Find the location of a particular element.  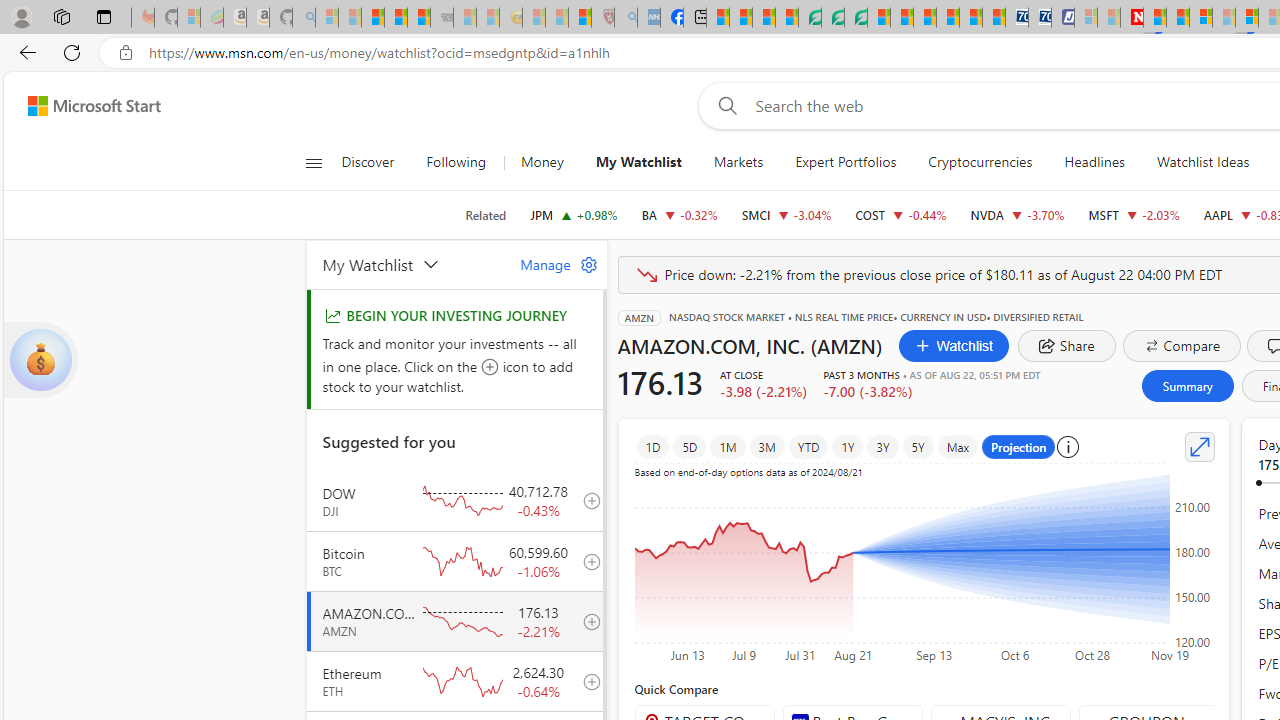

'3M' is located at coordinates (765, 446).